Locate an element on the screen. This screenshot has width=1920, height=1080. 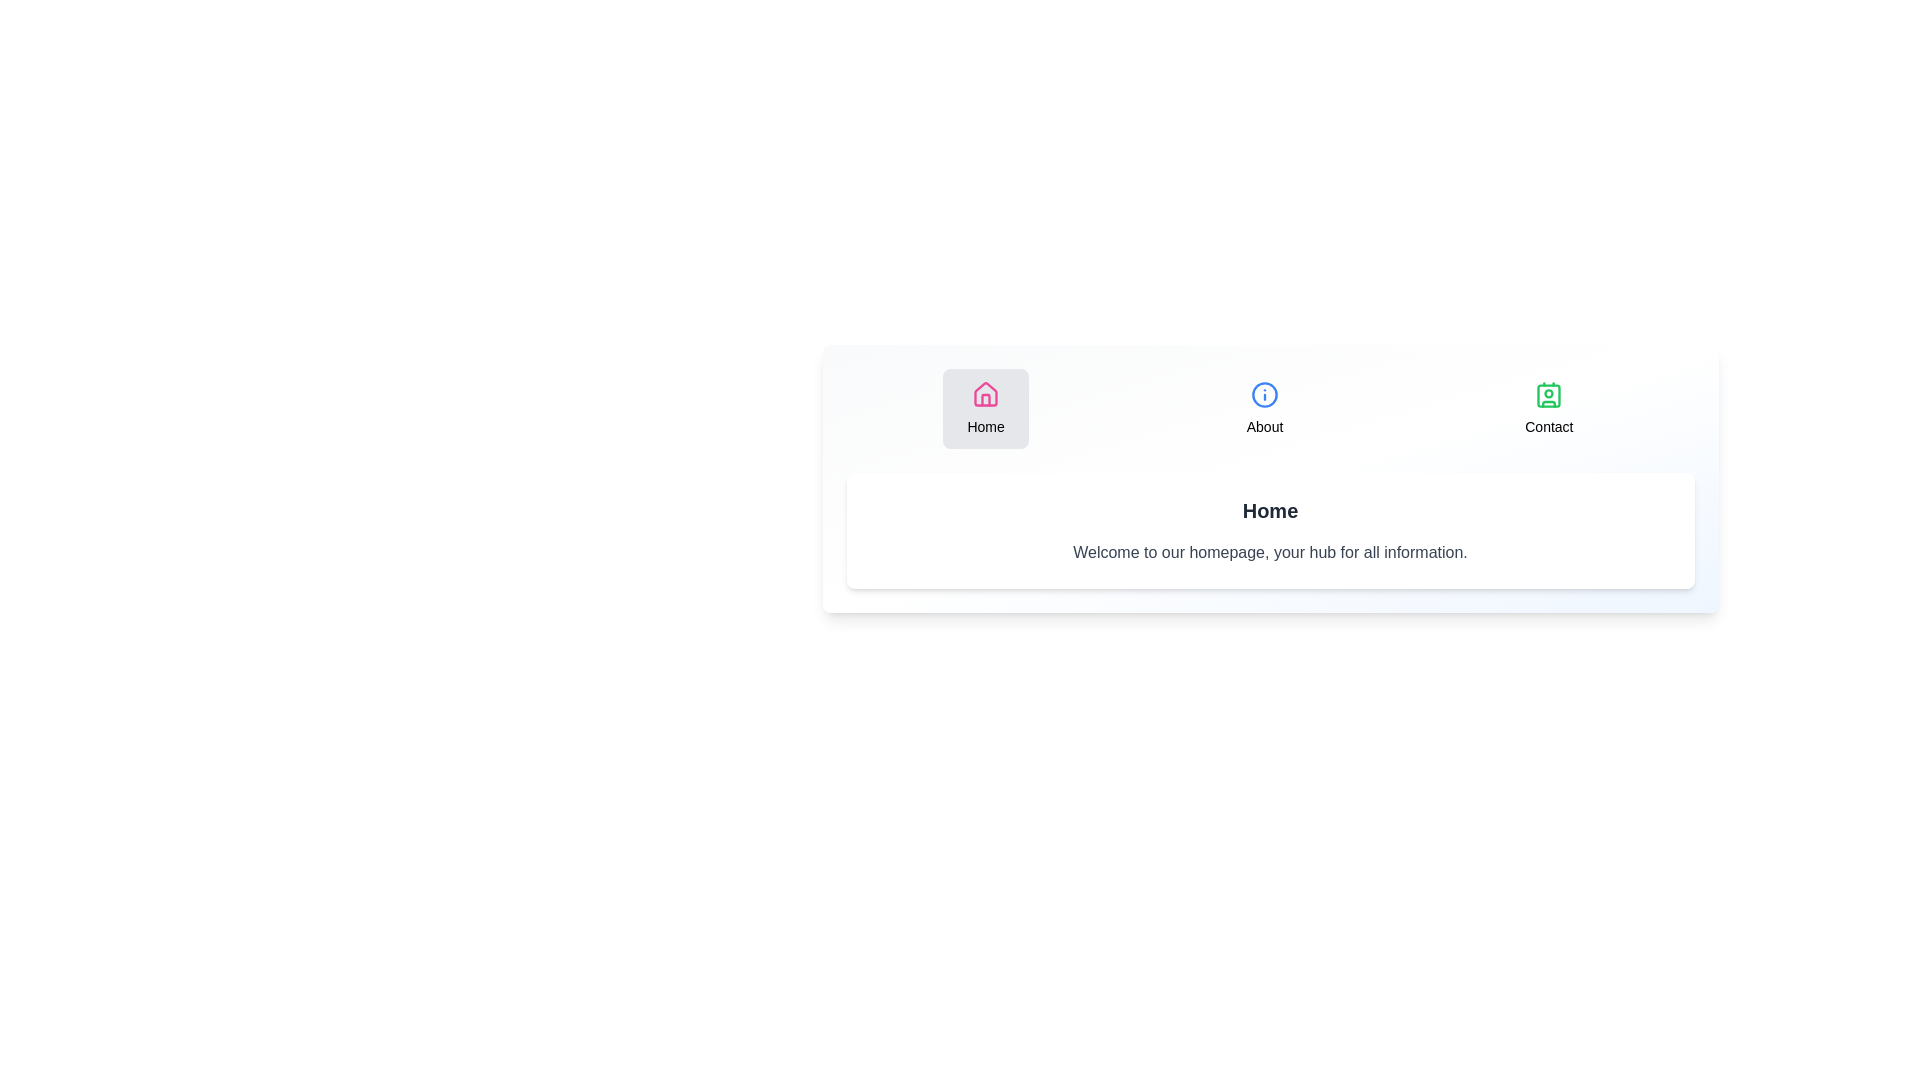
the Contact tab is located at coordinates (1548, 407).